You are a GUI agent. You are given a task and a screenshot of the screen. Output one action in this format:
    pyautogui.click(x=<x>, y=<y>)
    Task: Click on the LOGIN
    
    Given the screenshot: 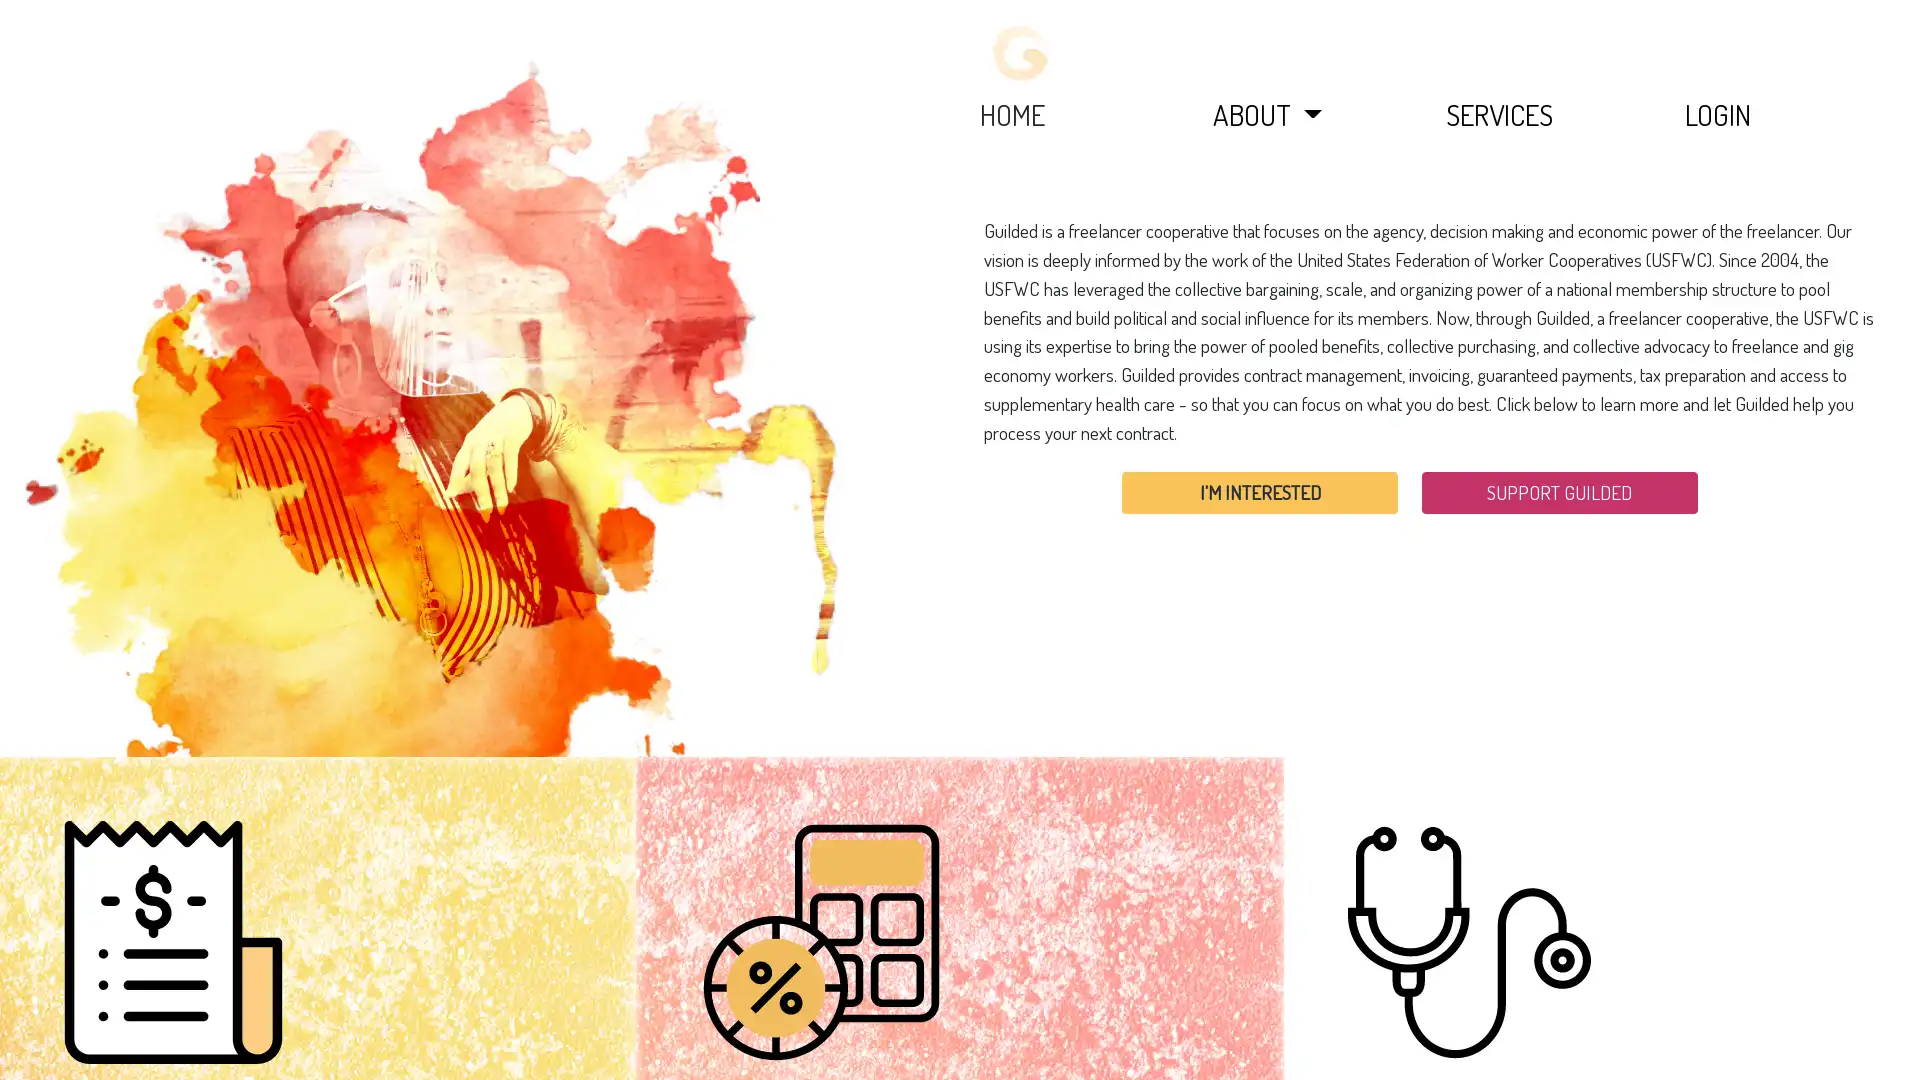 What is the action you would take?
    pyautogui.click(x=1717, y=114)
    